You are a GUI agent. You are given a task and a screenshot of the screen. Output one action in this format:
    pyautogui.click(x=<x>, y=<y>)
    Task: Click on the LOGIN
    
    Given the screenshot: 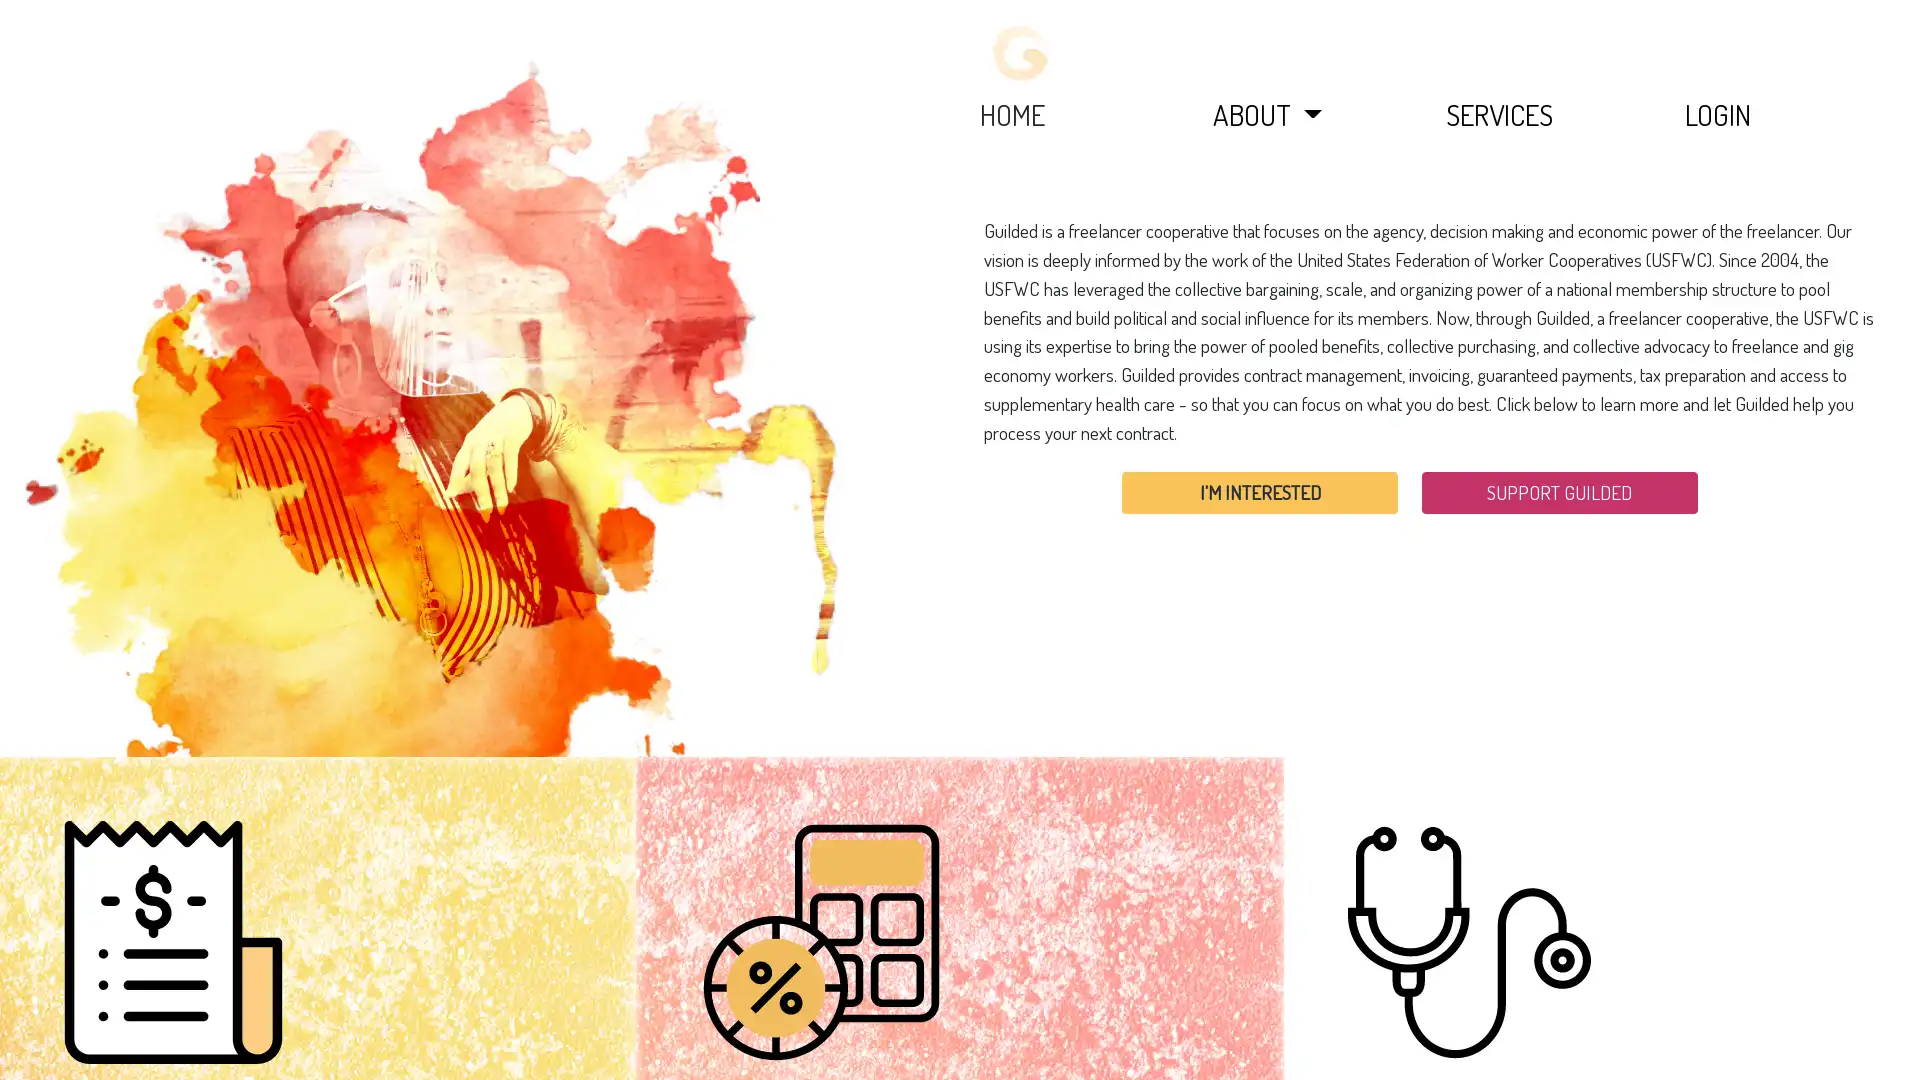 What is the action you would take?
    pyautogui.click(x=1717, y=114)
    